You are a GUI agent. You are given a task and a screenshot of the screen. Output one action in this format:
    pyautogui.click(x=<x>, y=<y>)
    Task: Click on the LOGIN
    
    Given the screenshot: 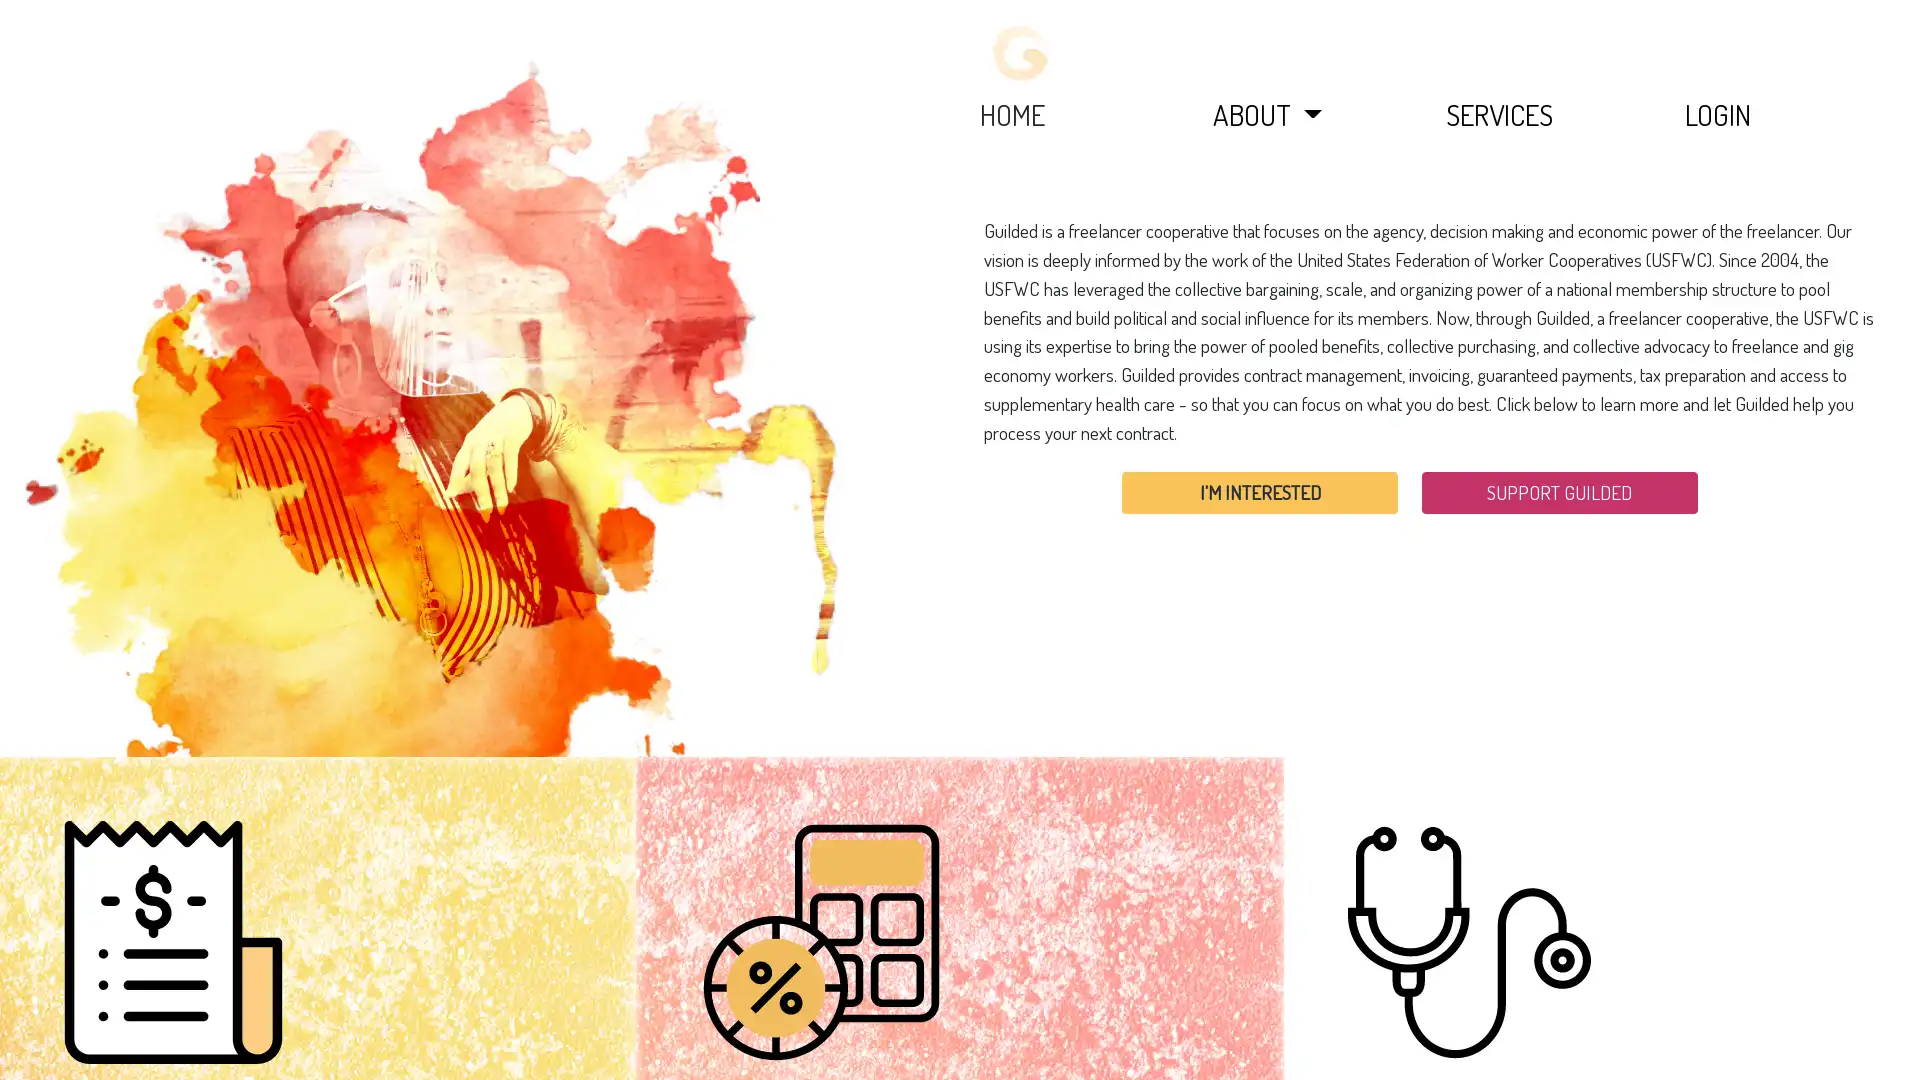 What is the action you would take?
    pyautogui.click(x=1717, y=114)
    